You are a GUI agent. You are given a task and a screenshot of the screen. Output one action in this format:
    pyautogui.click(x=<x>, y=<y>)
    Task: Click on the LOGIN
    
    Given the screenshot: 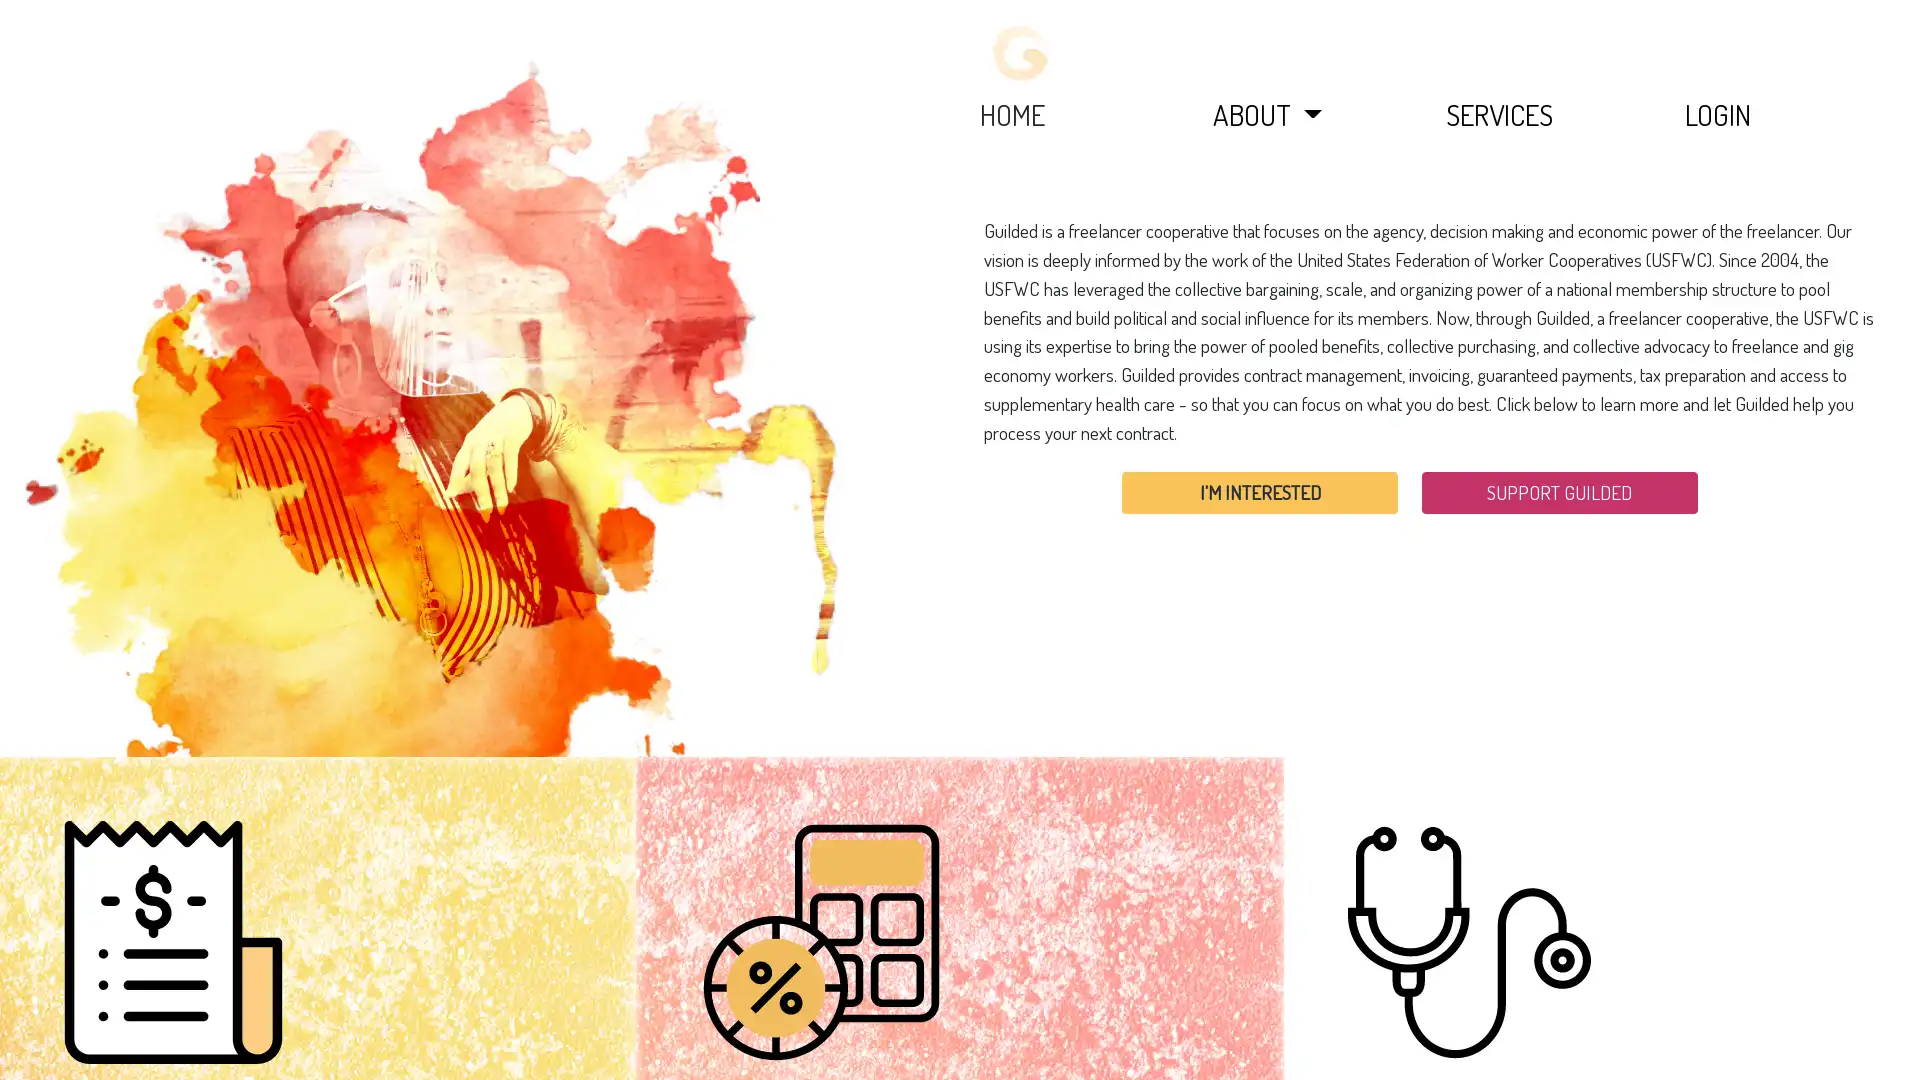 What is the action you would take?
    pyautogui.click(x=1717, y=114)
    